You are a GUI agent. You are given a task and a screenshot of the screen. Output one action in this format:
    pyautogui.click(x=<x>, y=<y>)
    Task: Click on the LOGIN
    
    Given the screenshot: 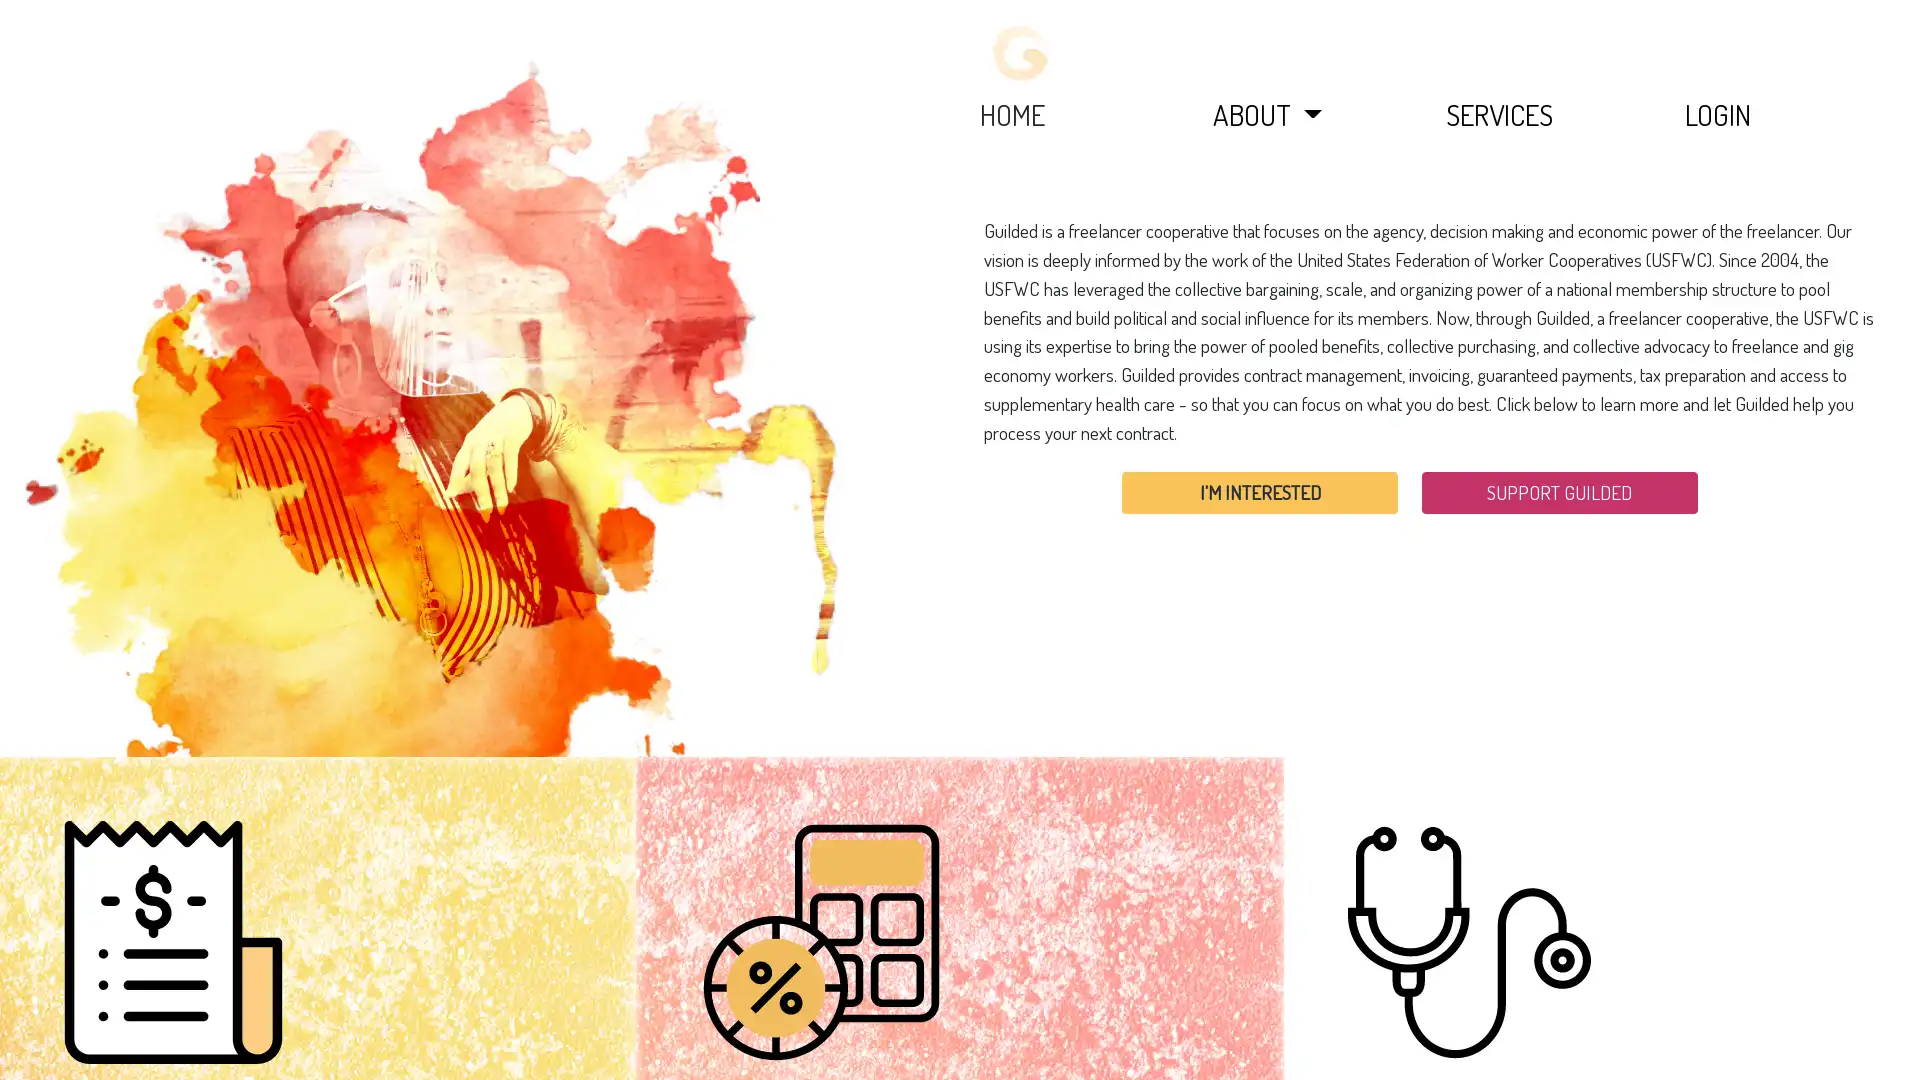 What is the action you would take?
    pyautogui.click(x=1717, y=114)
    